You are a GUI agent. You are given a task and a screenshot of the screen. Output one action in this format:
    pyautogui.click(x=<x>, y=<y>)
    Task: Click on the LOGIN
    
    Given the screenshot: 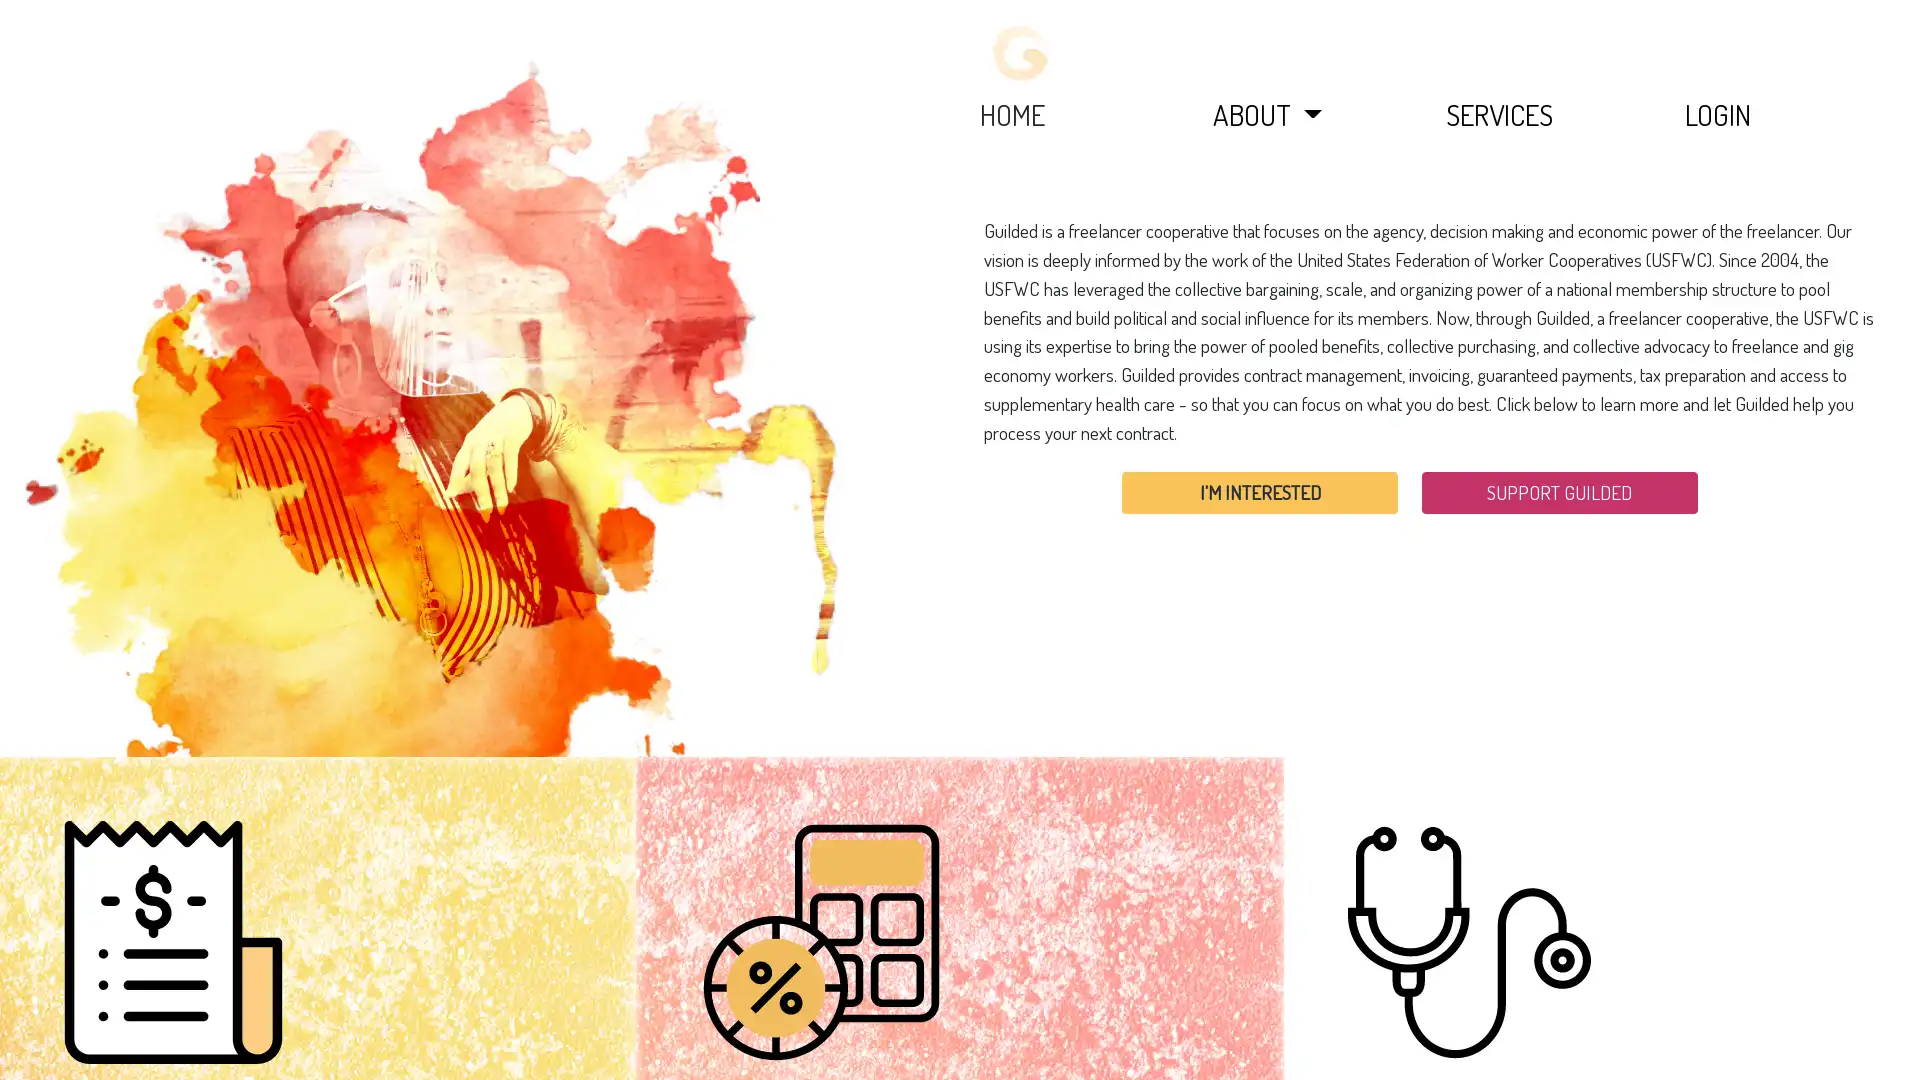 What is the action you would take?
    pyautogui.click(x=1717, y=114)
    